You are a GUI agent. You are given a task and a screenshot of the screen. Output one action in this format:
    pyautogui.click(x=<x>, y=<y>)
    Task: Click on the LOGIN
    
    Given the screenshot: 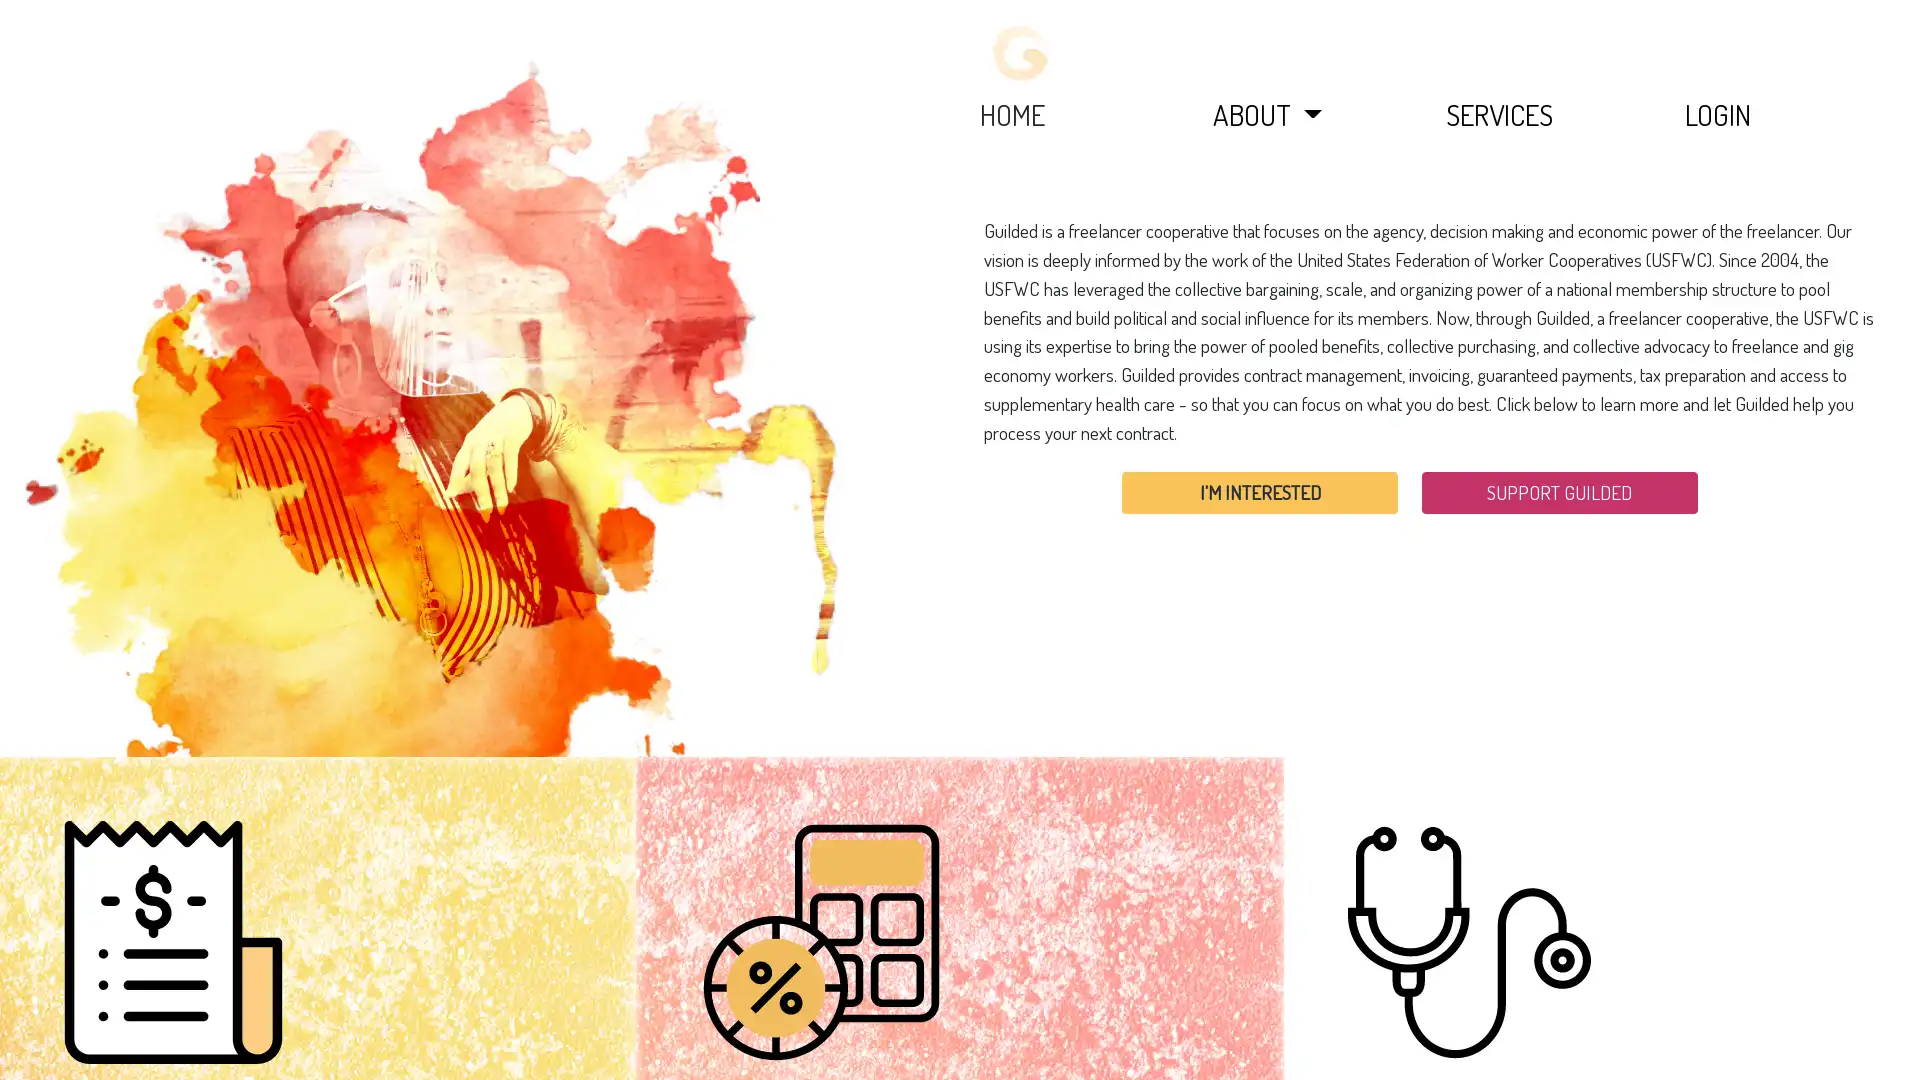 What is the action you would take?
    pyautogui.click(x=1717, y=114)
    